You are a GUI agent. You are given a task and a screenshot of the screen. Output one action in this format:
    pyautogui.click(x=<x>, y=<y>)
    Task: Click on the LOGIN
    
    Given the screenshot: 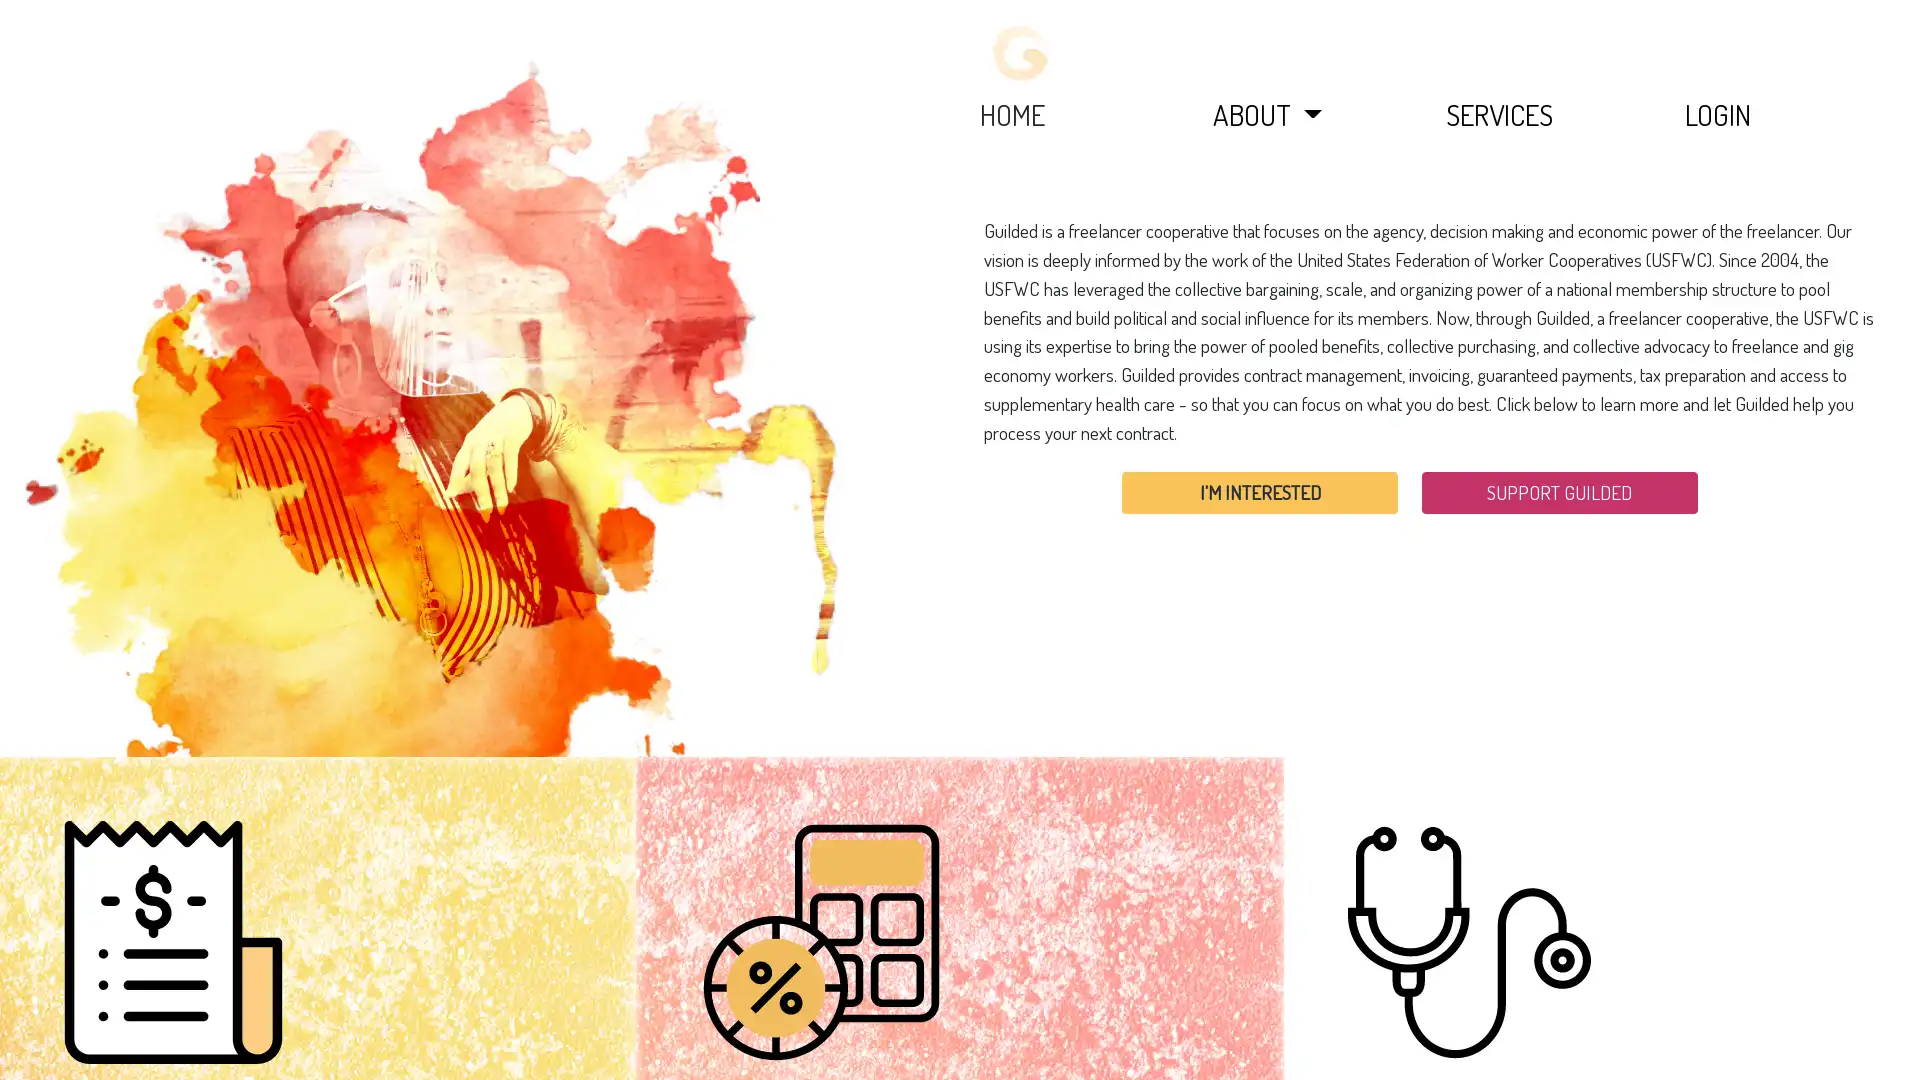 What is the action you would take?
    pyautogui.click(x=1717, y=114)
    